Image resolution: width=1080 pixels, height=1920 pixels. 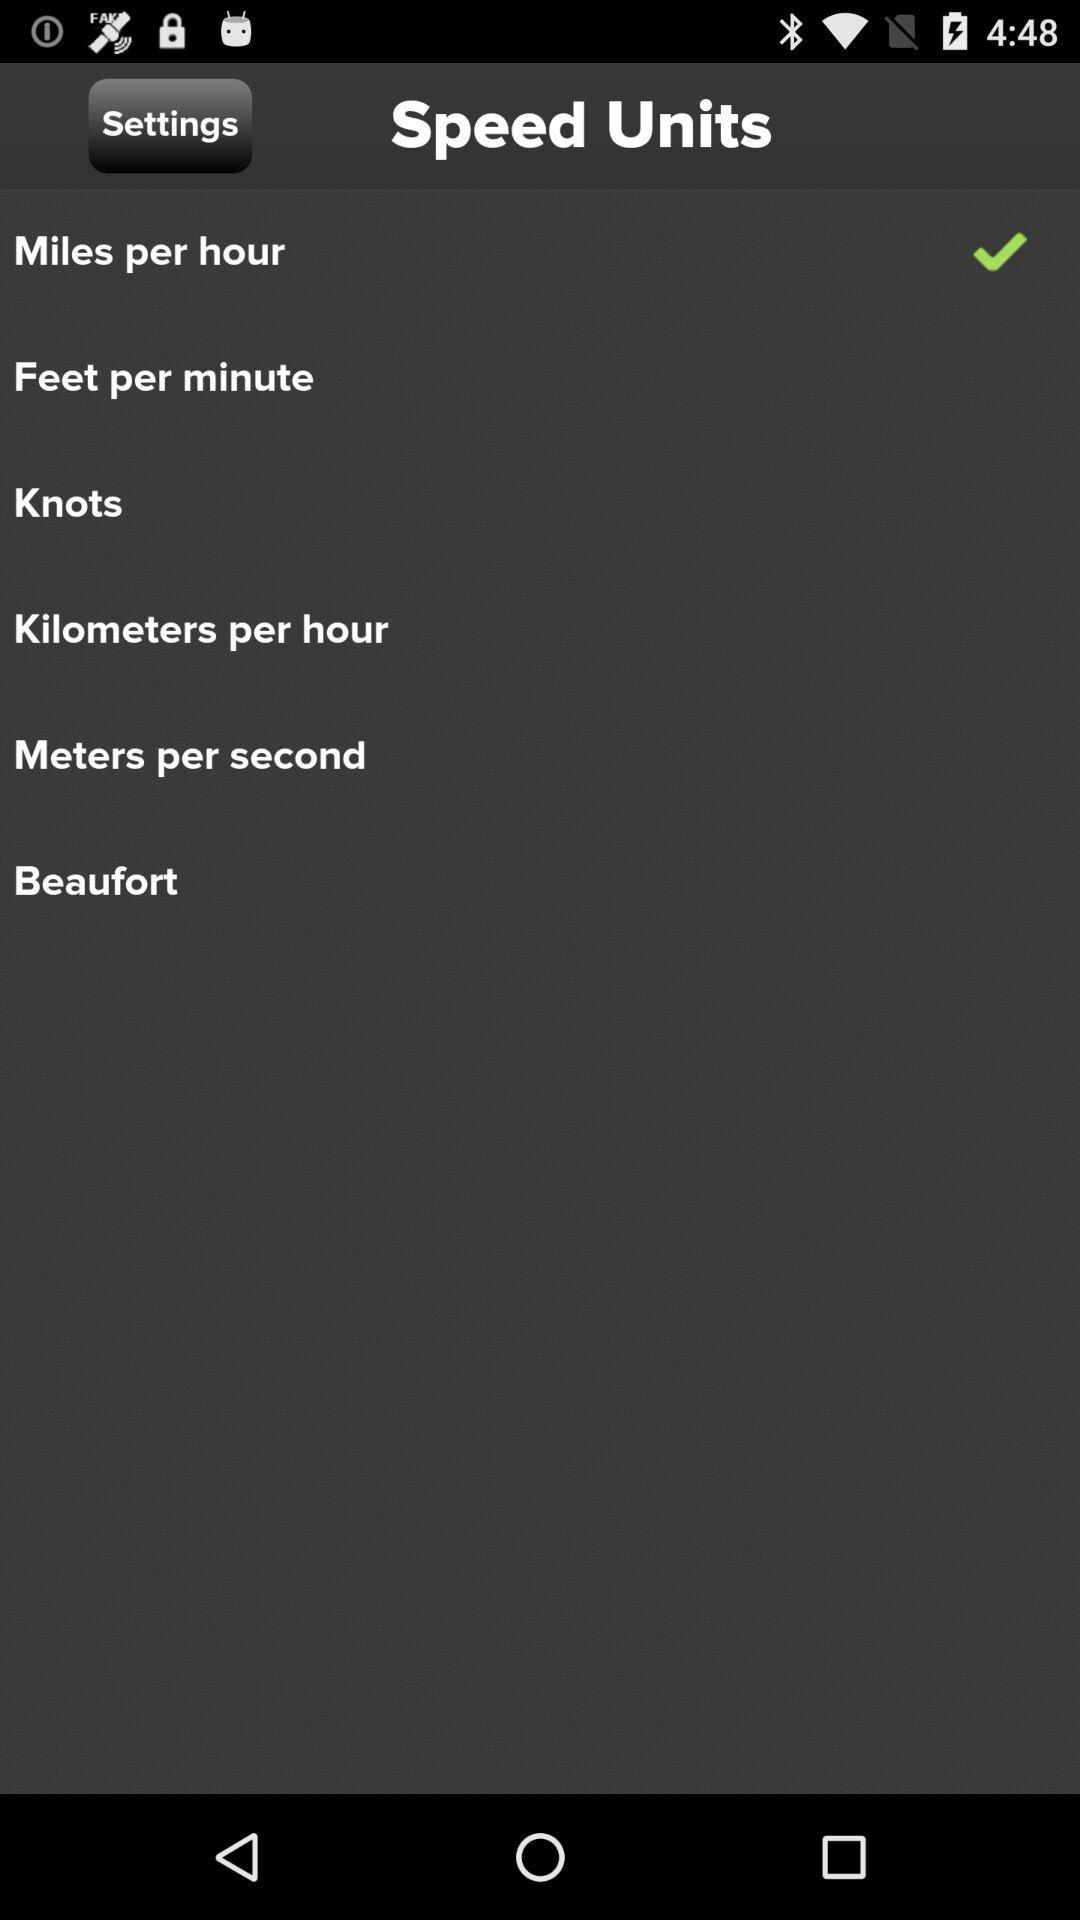 What do you see at coordinates (169, 124) in the screenshot?
I see `settings` at bounding box center [169, 124].